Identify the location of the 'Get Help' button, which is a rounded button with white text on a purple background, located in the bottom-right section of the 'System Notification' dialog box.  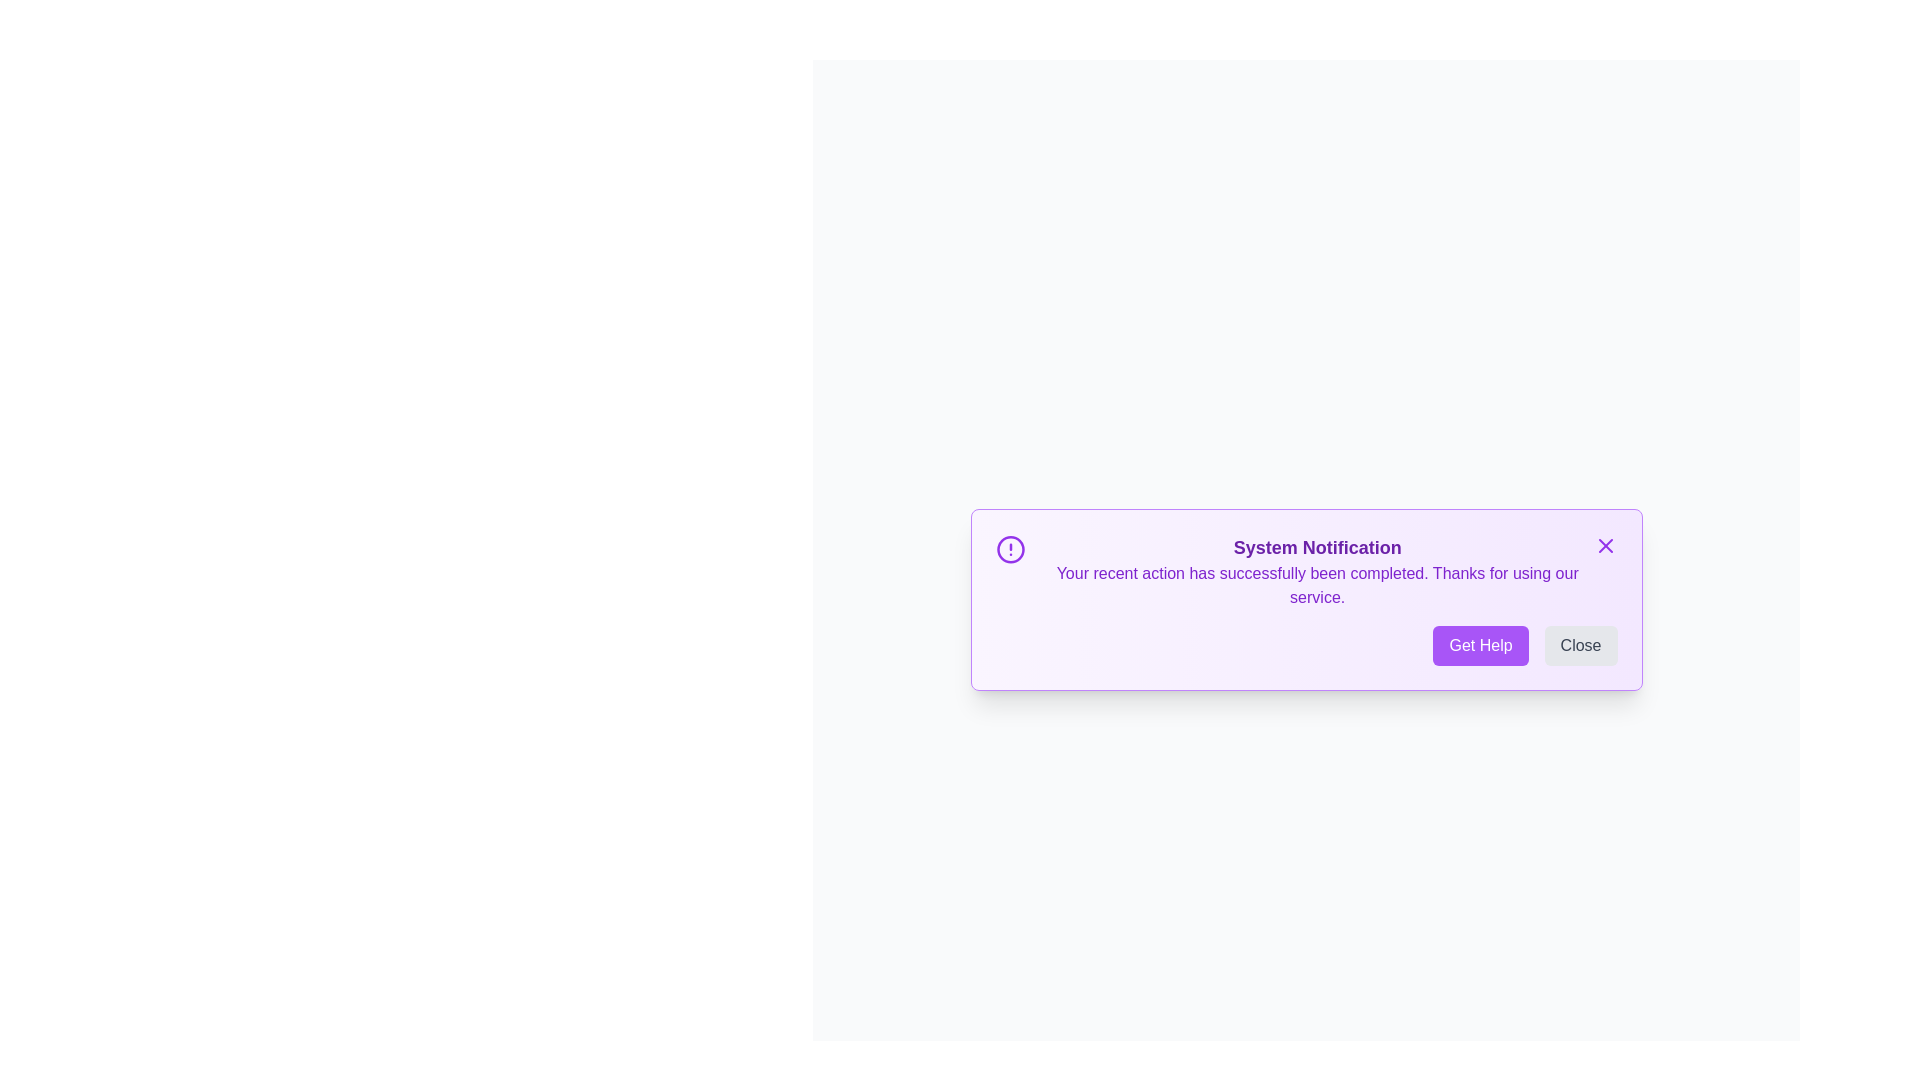
(1481, 645).